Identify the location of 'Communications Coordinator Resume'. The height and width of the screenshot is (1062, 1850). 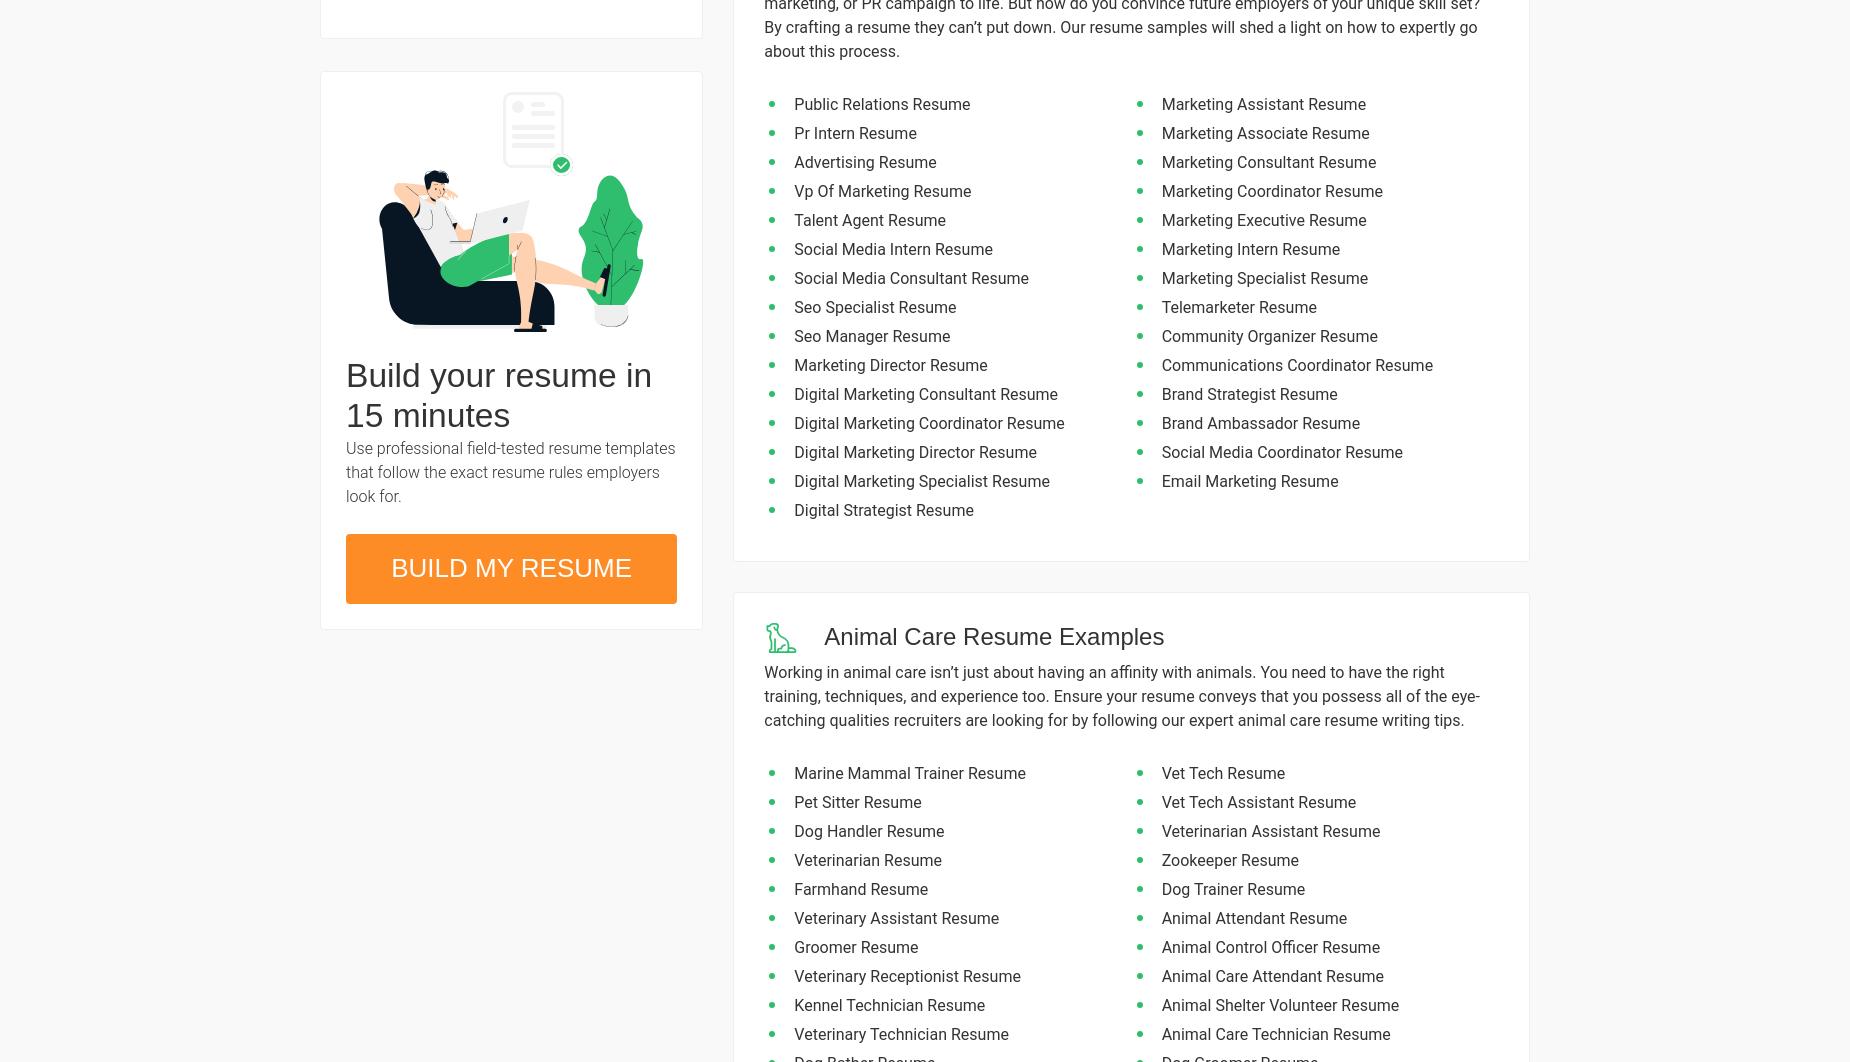
(1296, 364).